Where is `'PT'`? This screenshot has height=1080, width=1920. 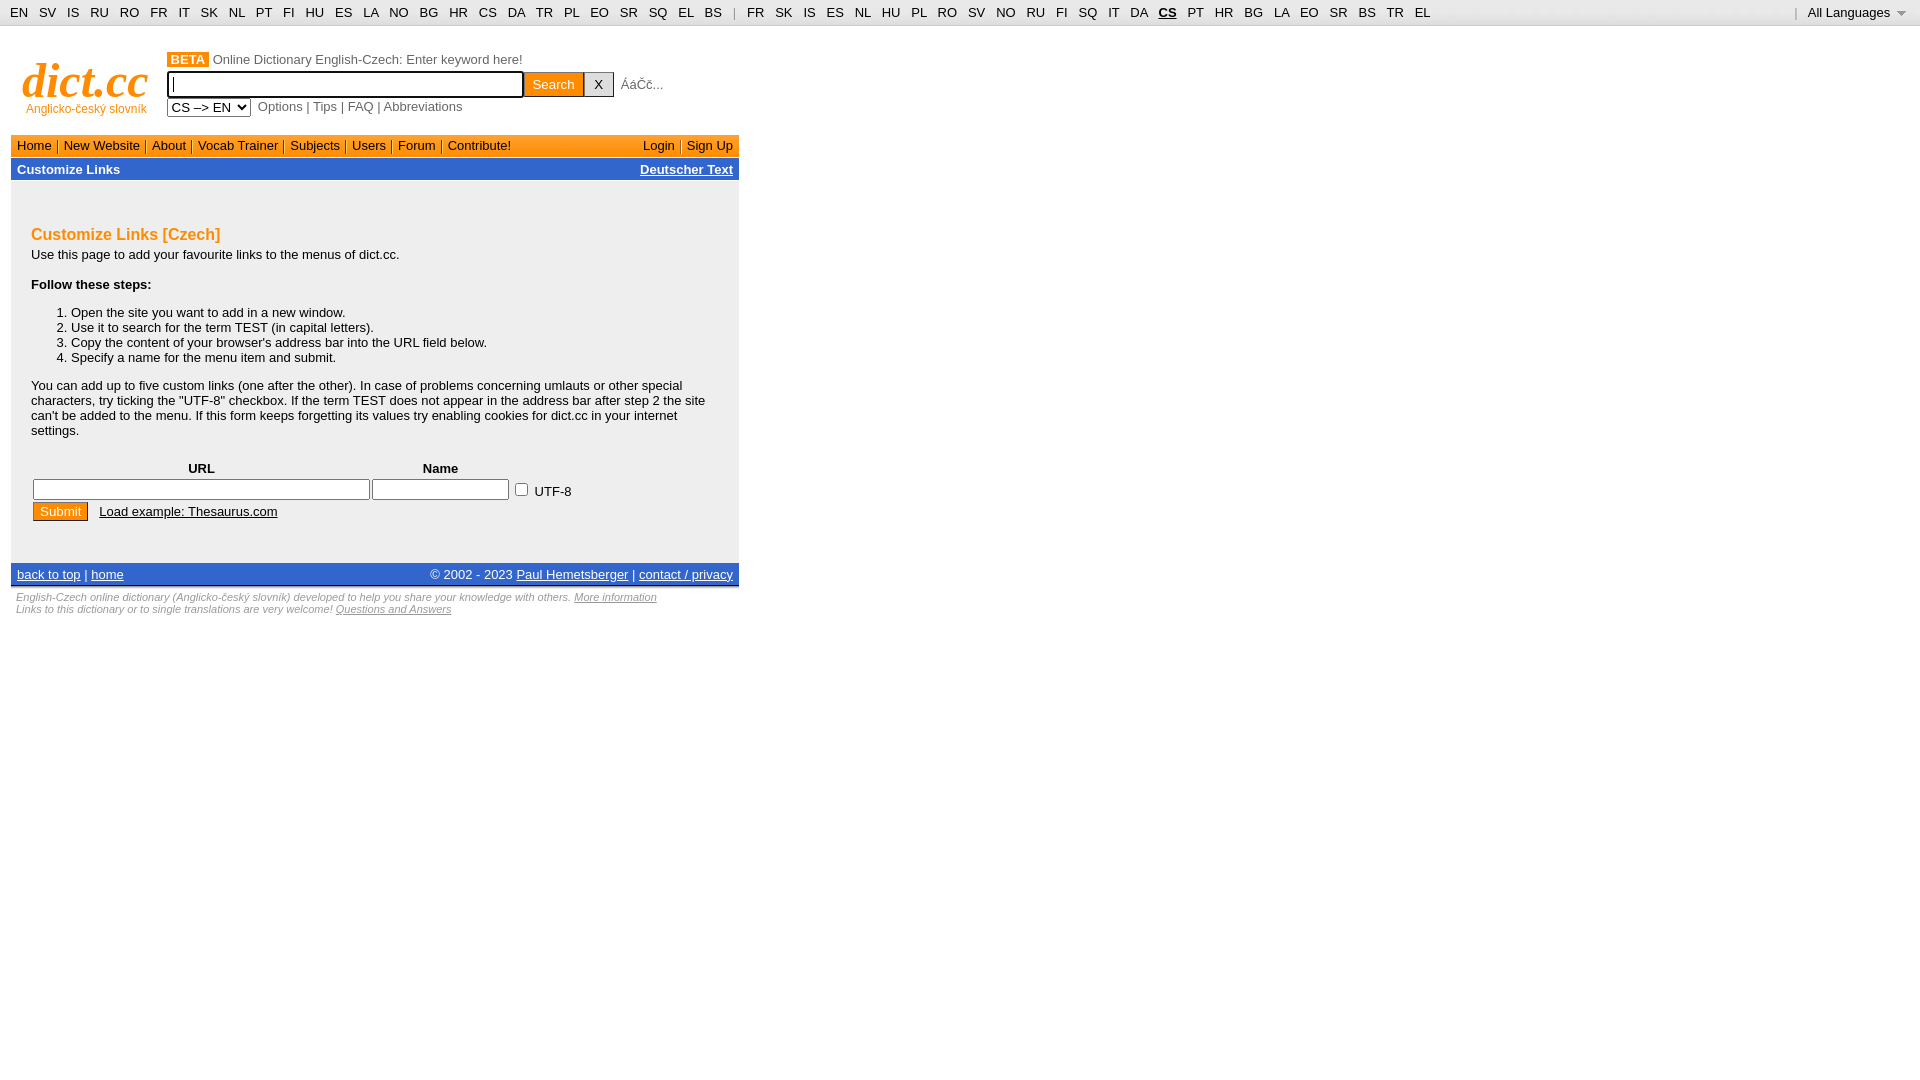 'PT' is located at coordinates (263, 12).